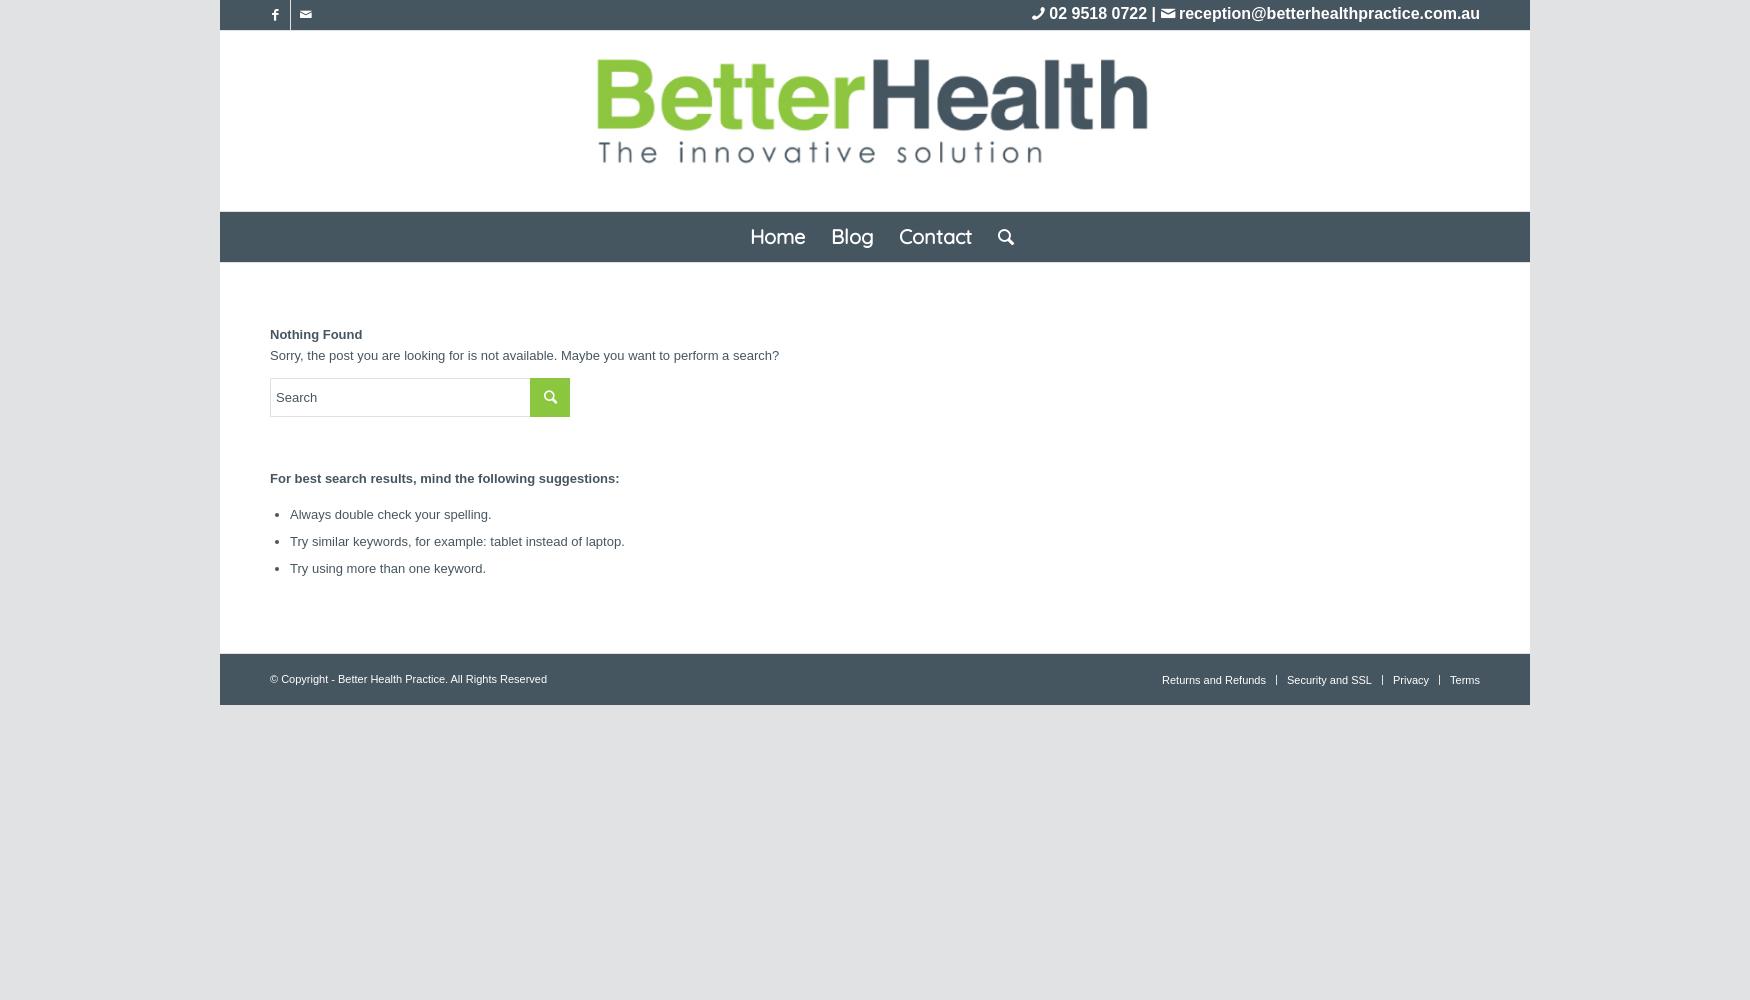  Describe the element at coordinates (1101, 13) in the screenshot. I see `'02 9518 0722 |'` at that location.